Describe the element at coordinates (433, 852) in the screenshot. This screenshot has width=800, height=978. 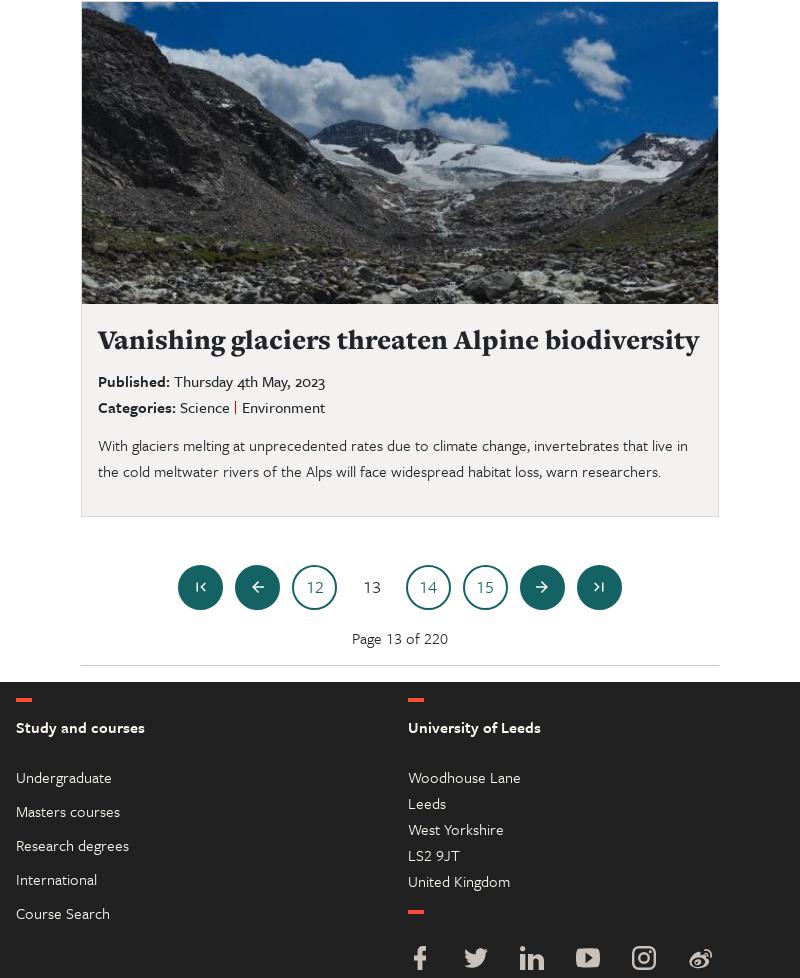
I see `'LS2 9JT'` at that location.